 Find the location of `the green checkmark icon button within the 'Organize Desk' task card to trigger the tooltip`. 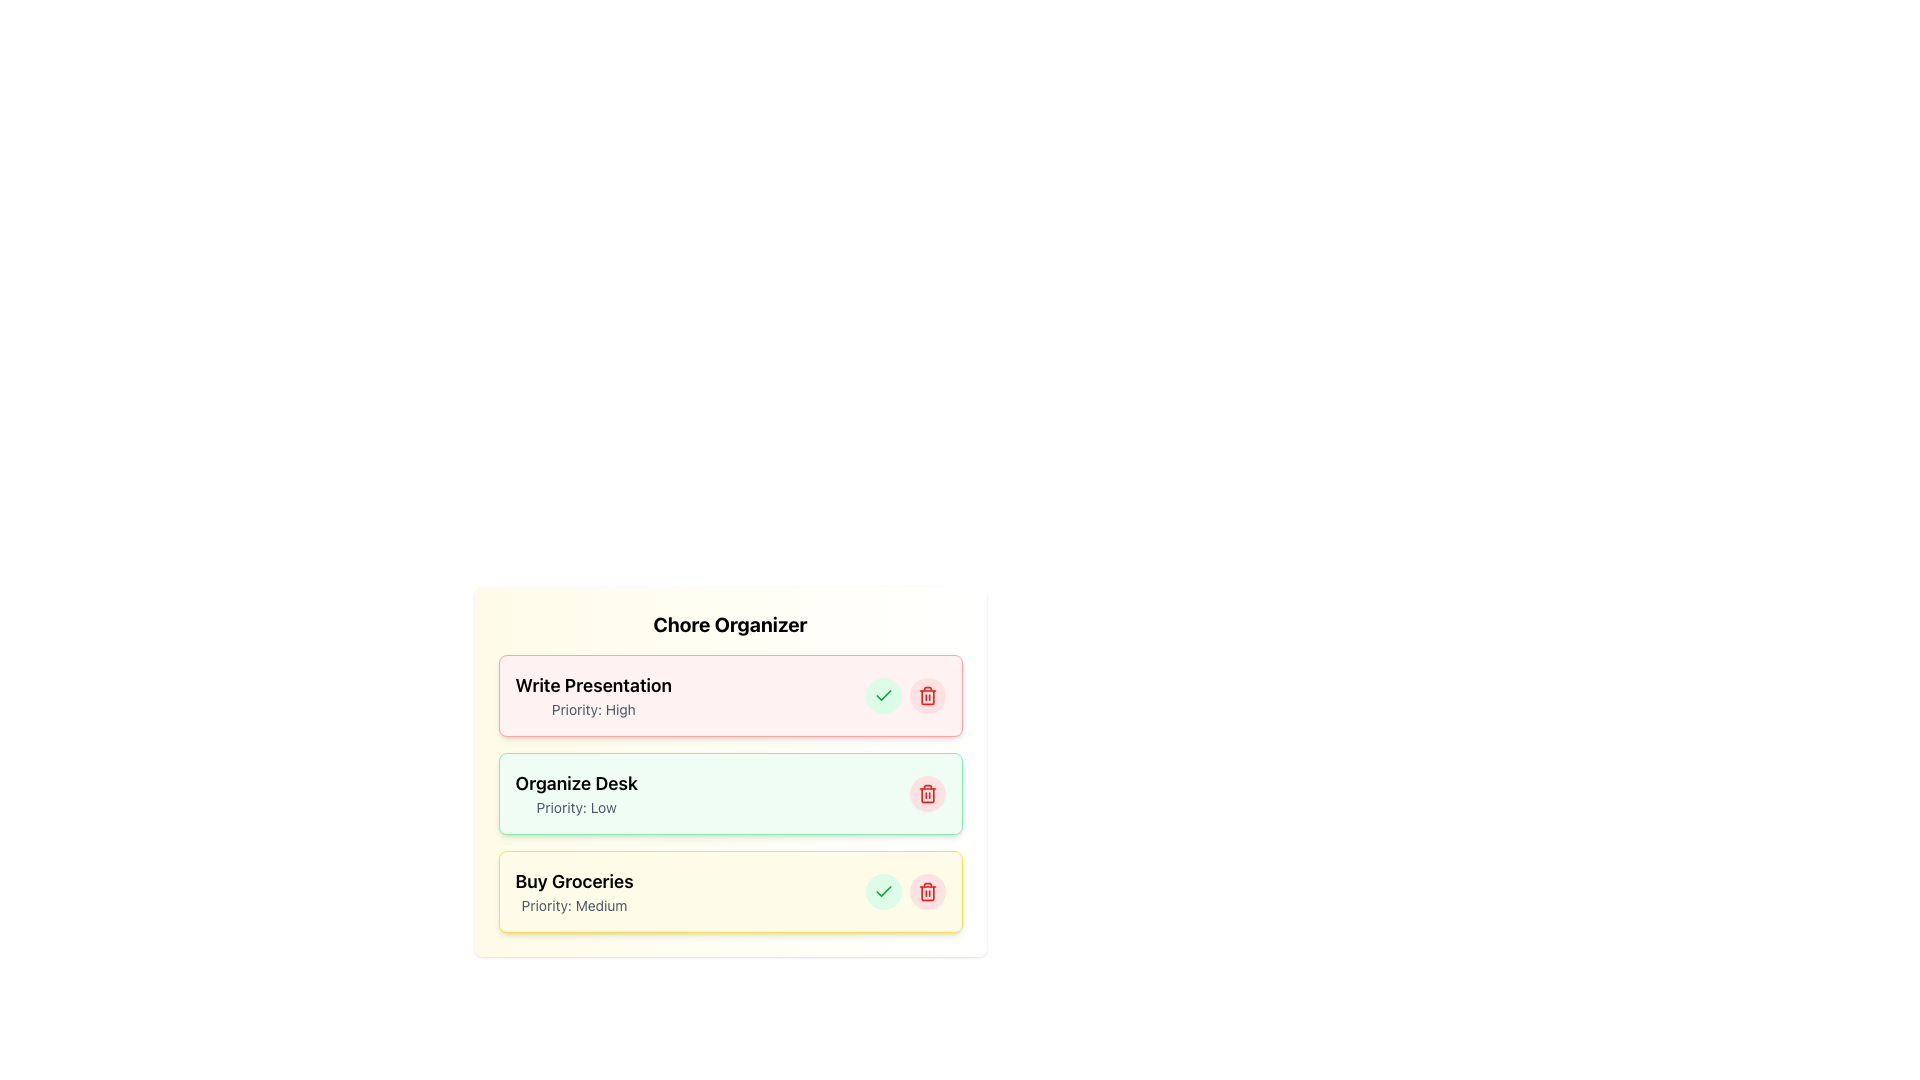

the green checkmark icon button within the 'Organize Desk' task card to trigger the tooltip is located at coordinates (882, 890).